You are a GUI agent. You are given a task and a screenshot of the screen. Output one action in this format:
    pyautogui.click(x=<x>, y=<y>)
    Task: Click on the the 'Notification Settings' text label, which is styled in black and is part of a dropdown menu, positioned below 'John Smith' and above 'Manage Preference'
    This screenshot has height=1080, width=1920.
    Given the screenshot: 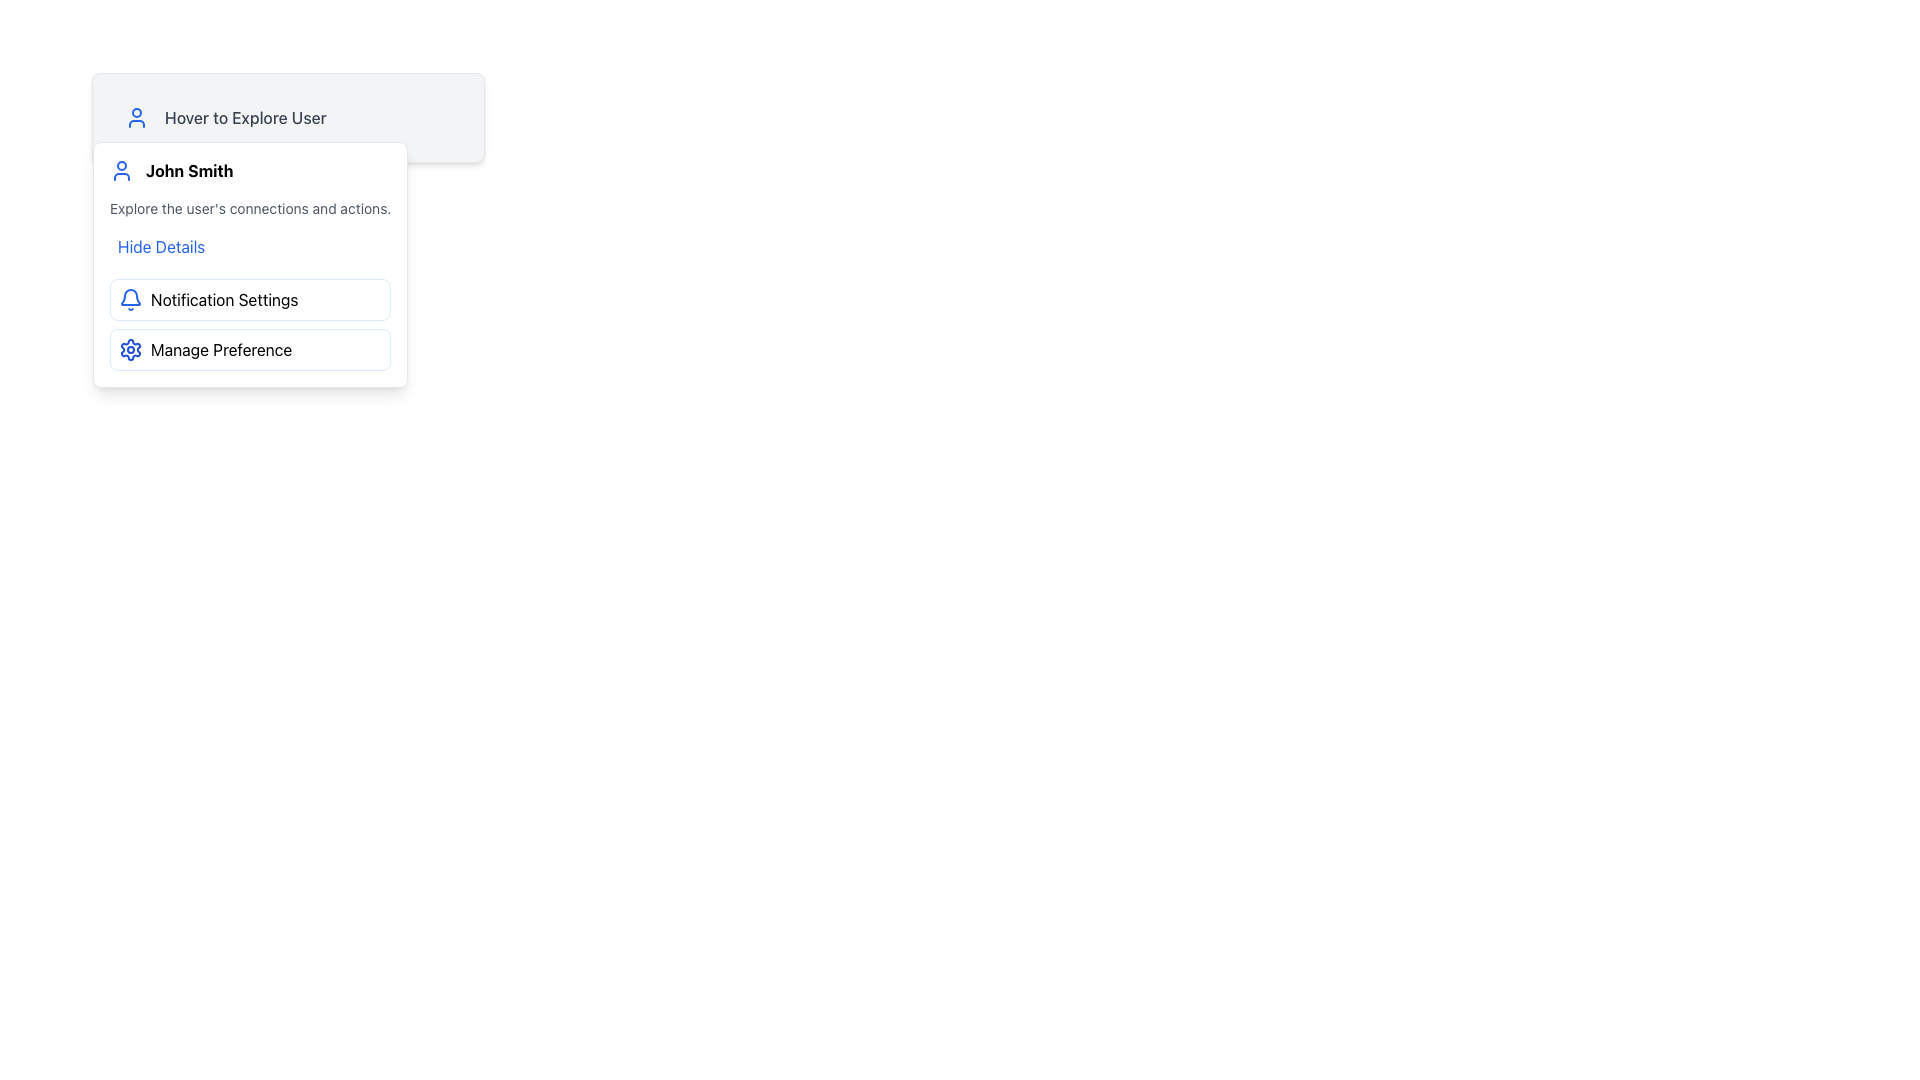 What is the action you would take?
    pyautogui.click(x=224, y=300)
    